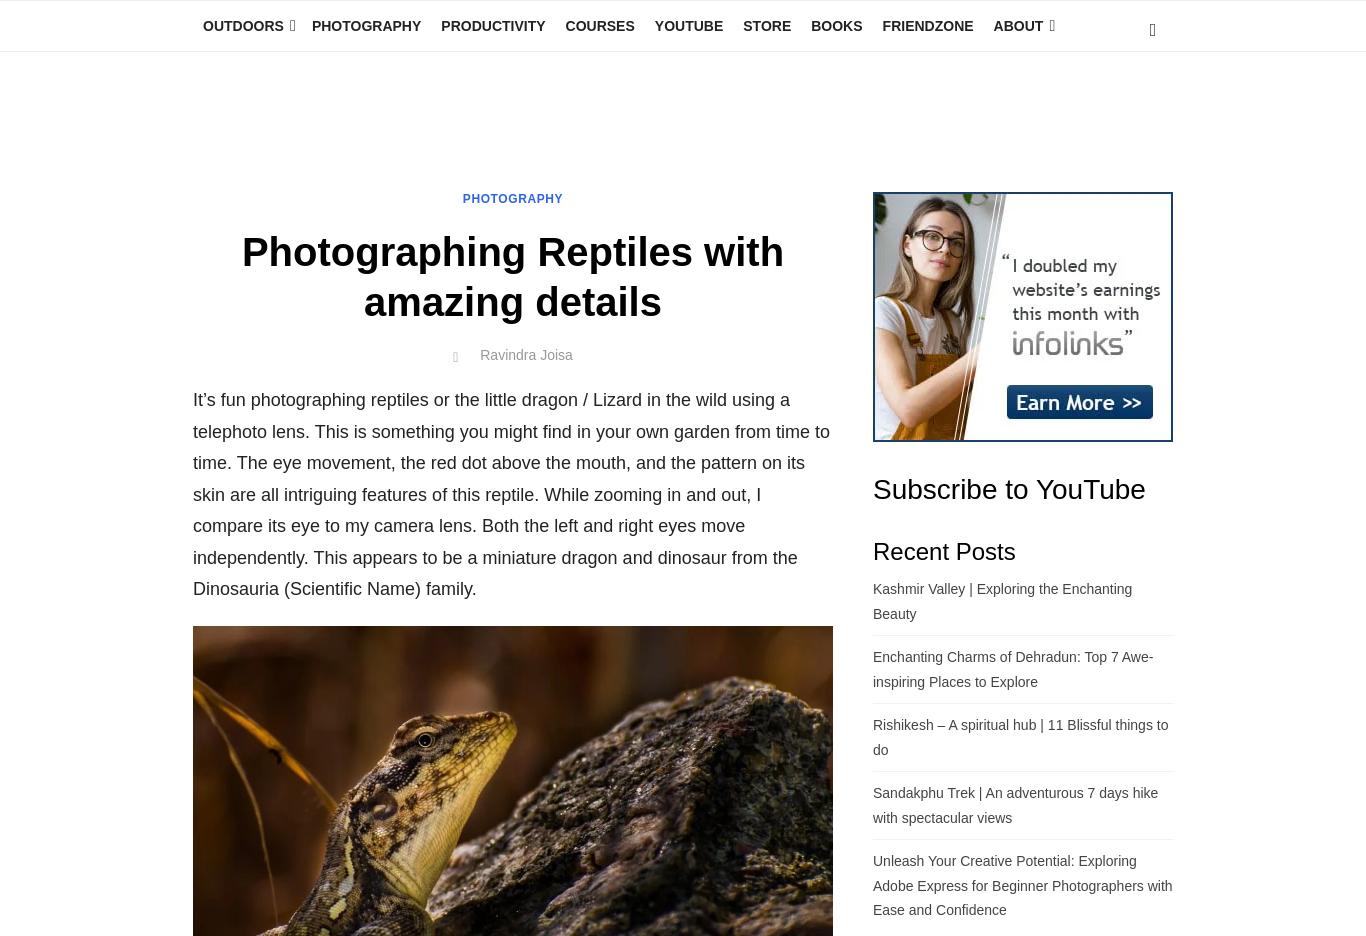  What do you see at coordinates (1017, 25) in the screenshot?
I see `'About'` at bounding box center [1017, 25].